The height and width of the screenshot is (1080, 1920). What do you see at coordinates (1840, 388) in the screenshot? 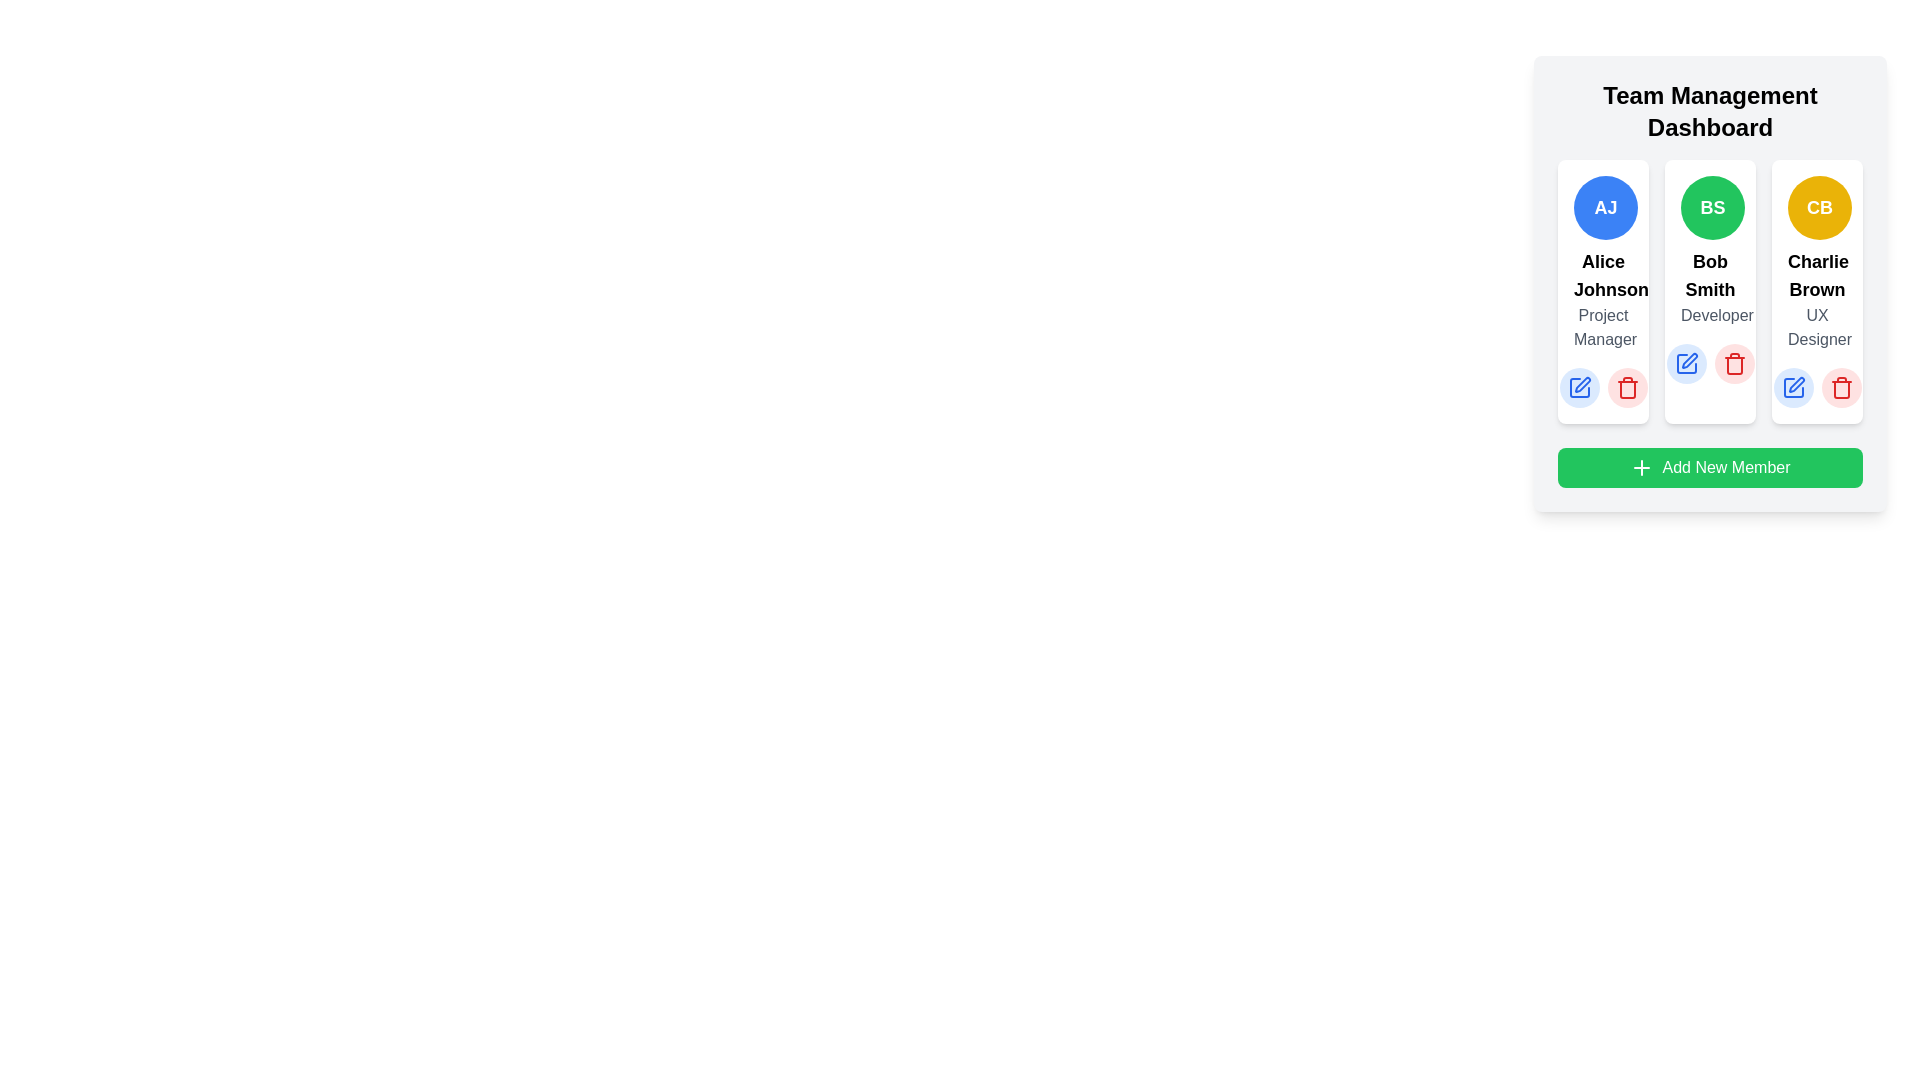
I see `the red circular button with a trash icon, located to the right of the blue edit button associated with 'Charlie Brown, UX Designer'` at bounding box center [1840, 388].